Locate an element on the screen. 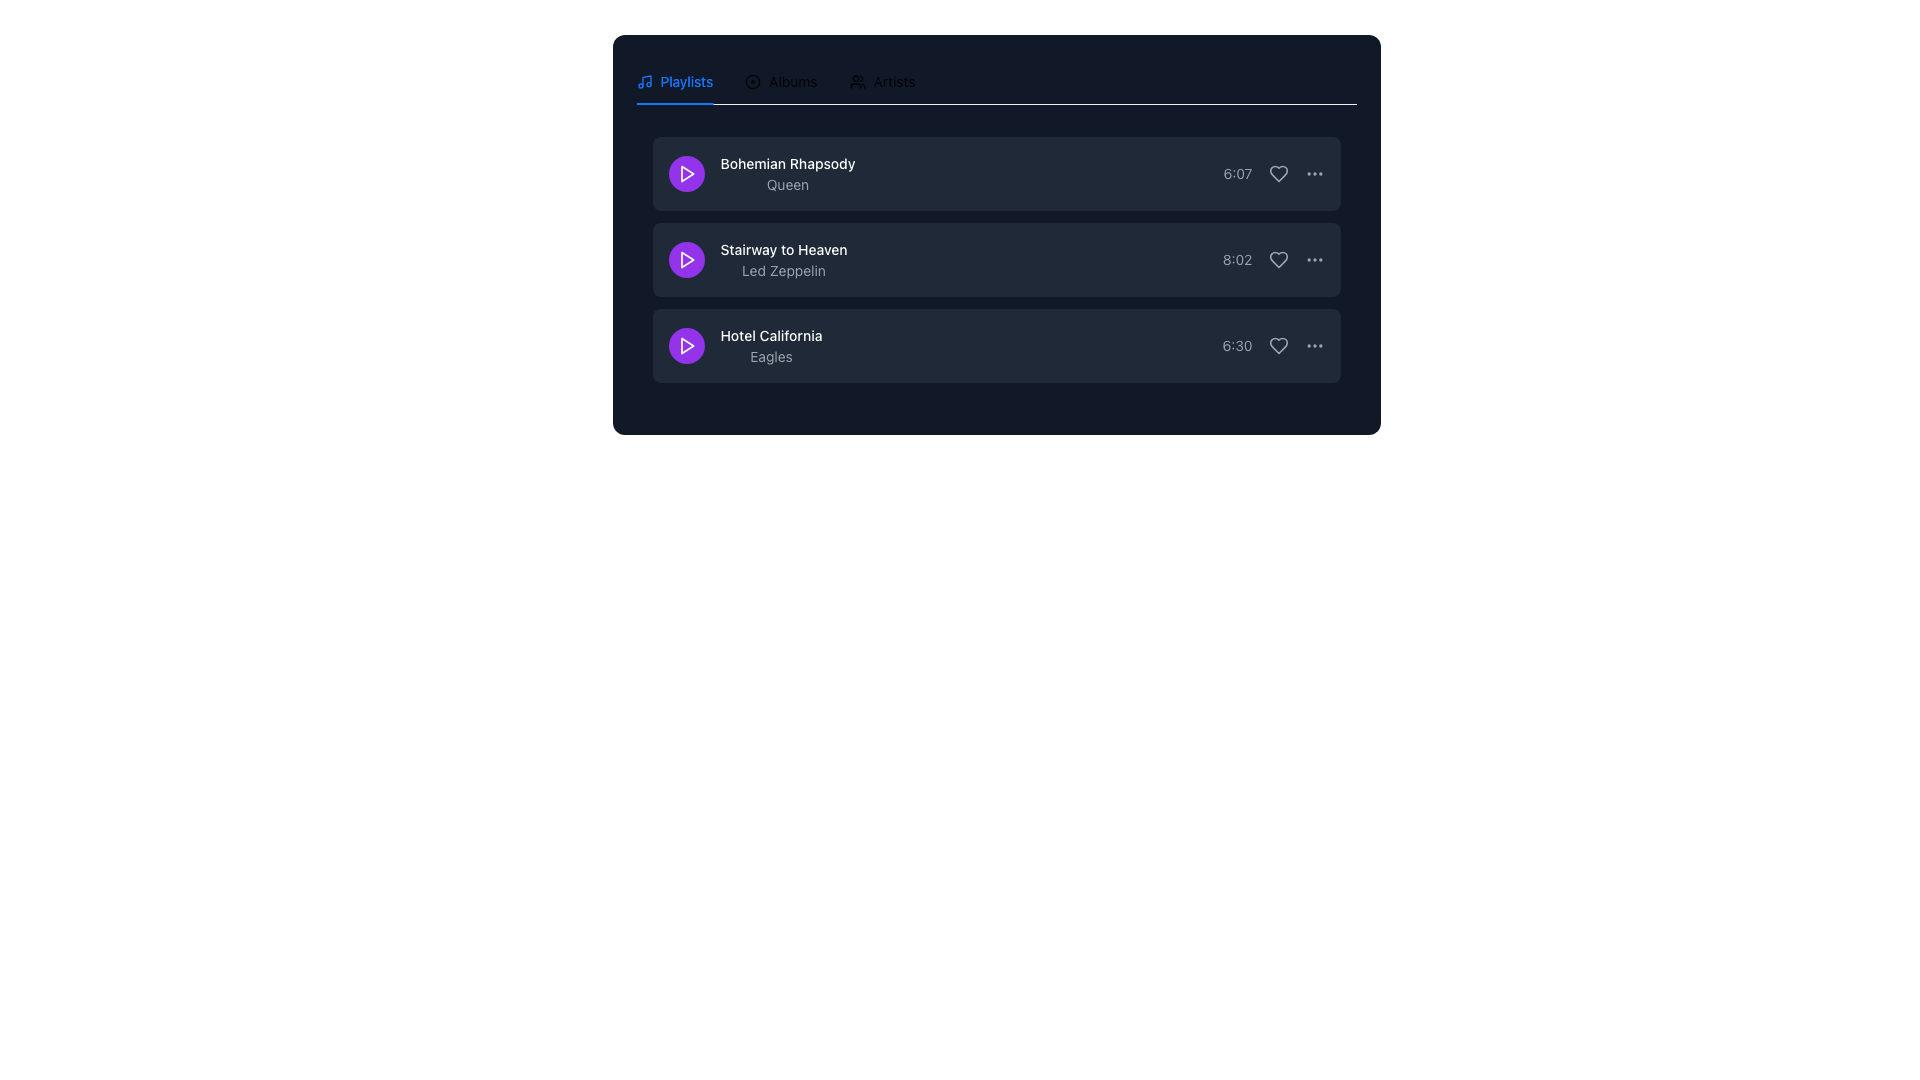 Image resolution: width=1920 pixels, height=1080 pixels. the 'Artists' tab, which is the third tab in a horizontal tab group is located at coordinates (881, 80).